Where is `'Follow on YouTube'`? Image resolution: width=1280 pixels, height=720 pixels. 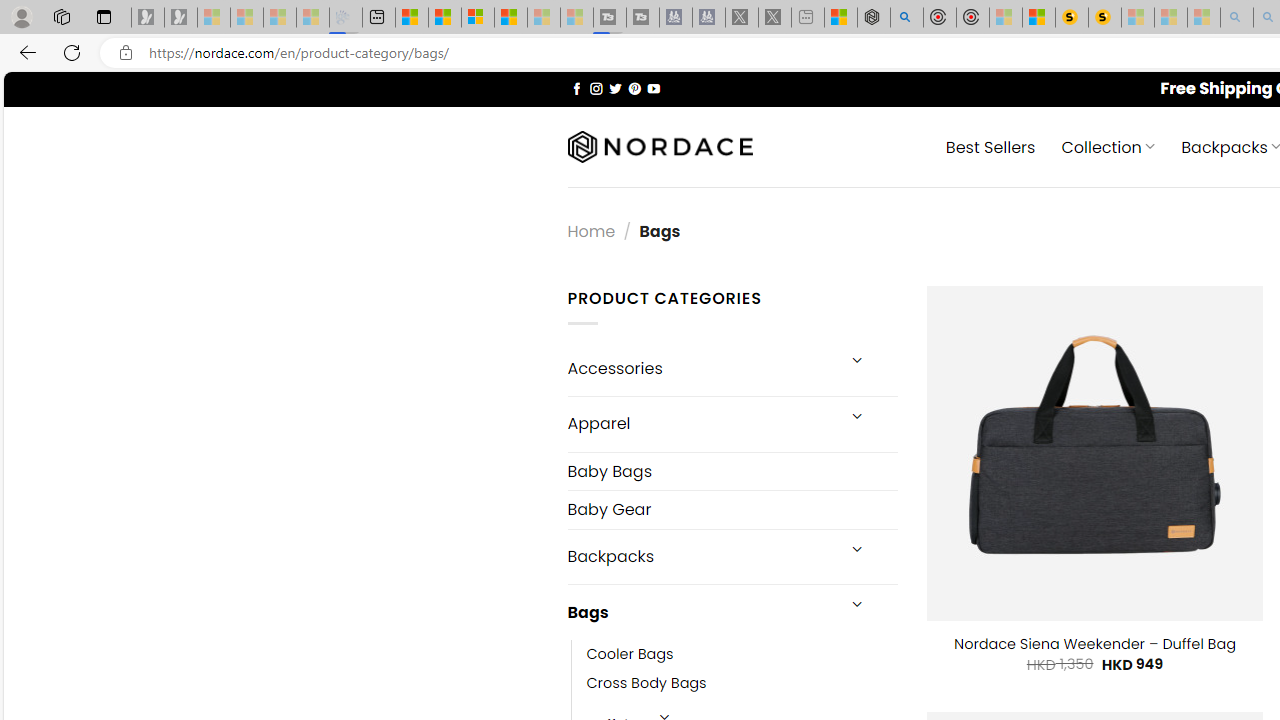 'Follow on YouTube' is located at coordinates (653, 87).